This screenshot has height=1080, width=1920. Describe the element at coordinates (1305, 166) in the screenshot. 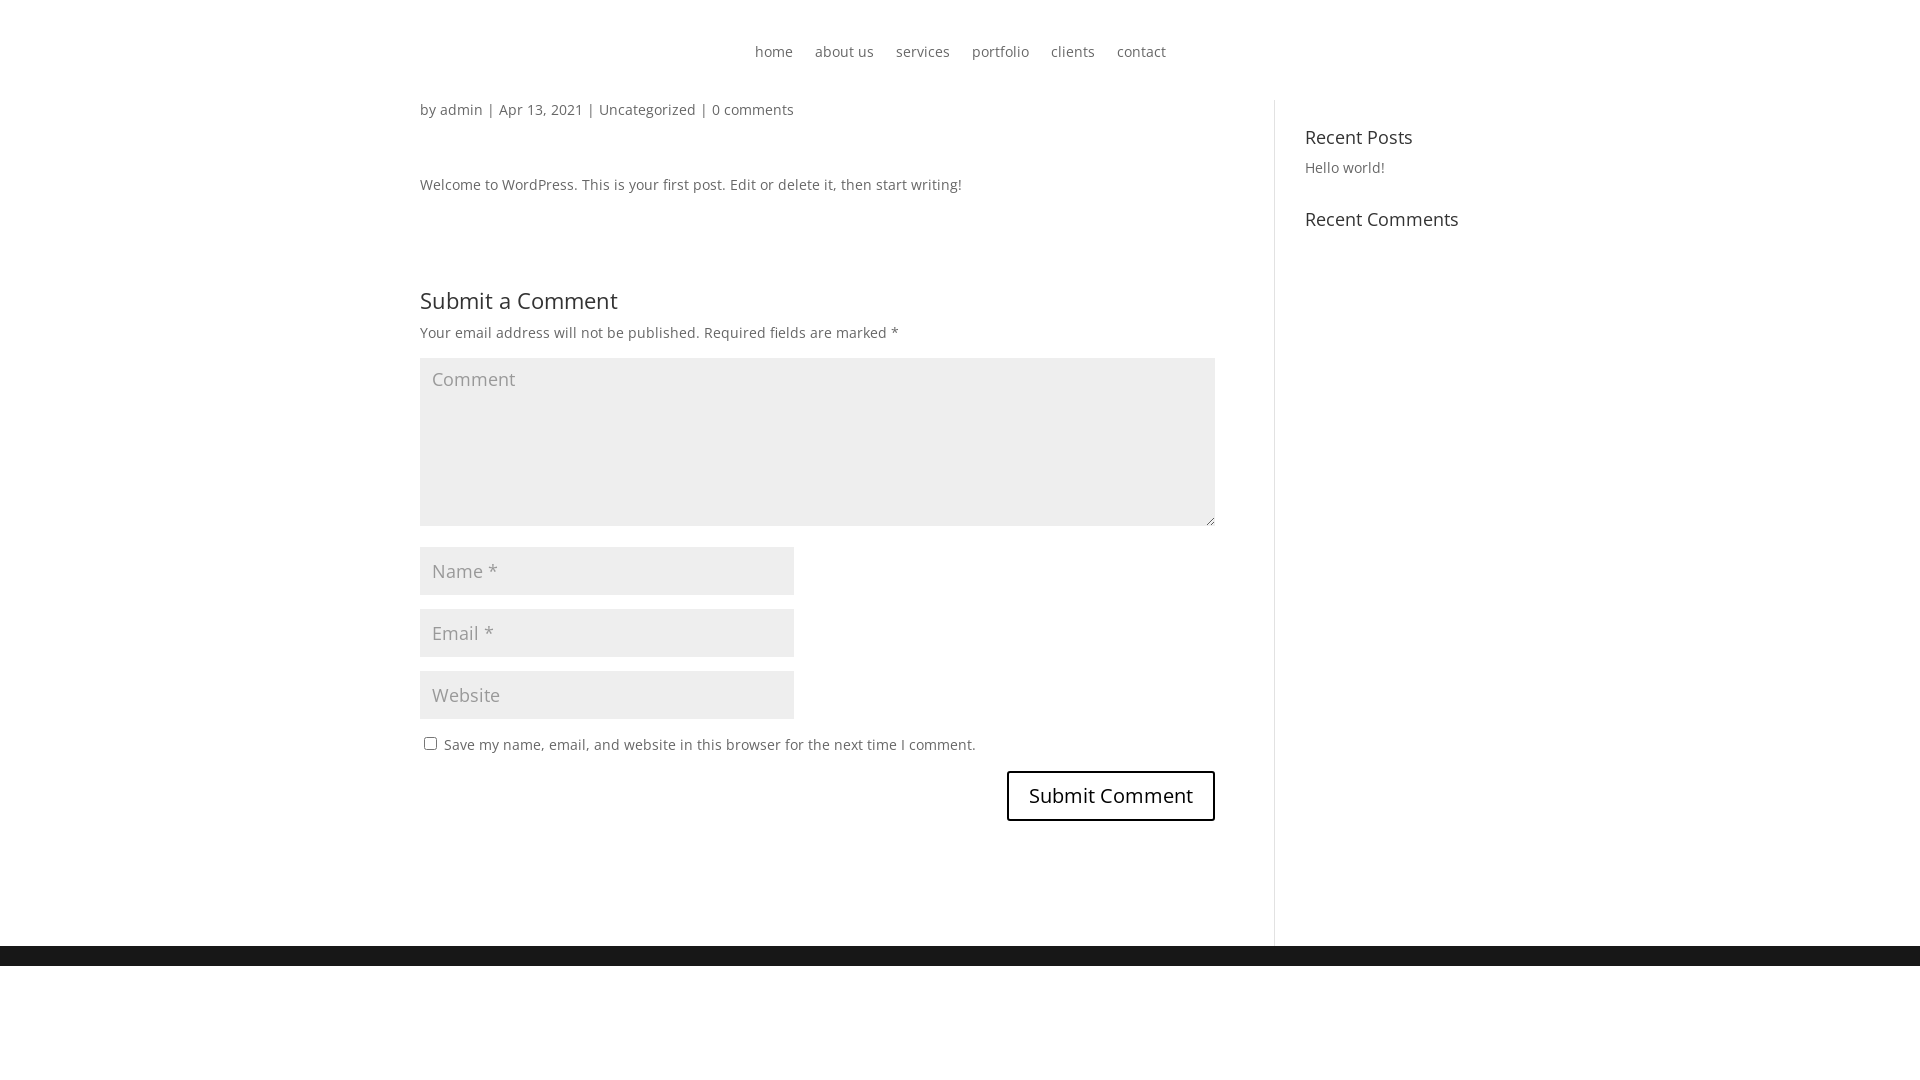

I see `'Hello world!'` at that location.